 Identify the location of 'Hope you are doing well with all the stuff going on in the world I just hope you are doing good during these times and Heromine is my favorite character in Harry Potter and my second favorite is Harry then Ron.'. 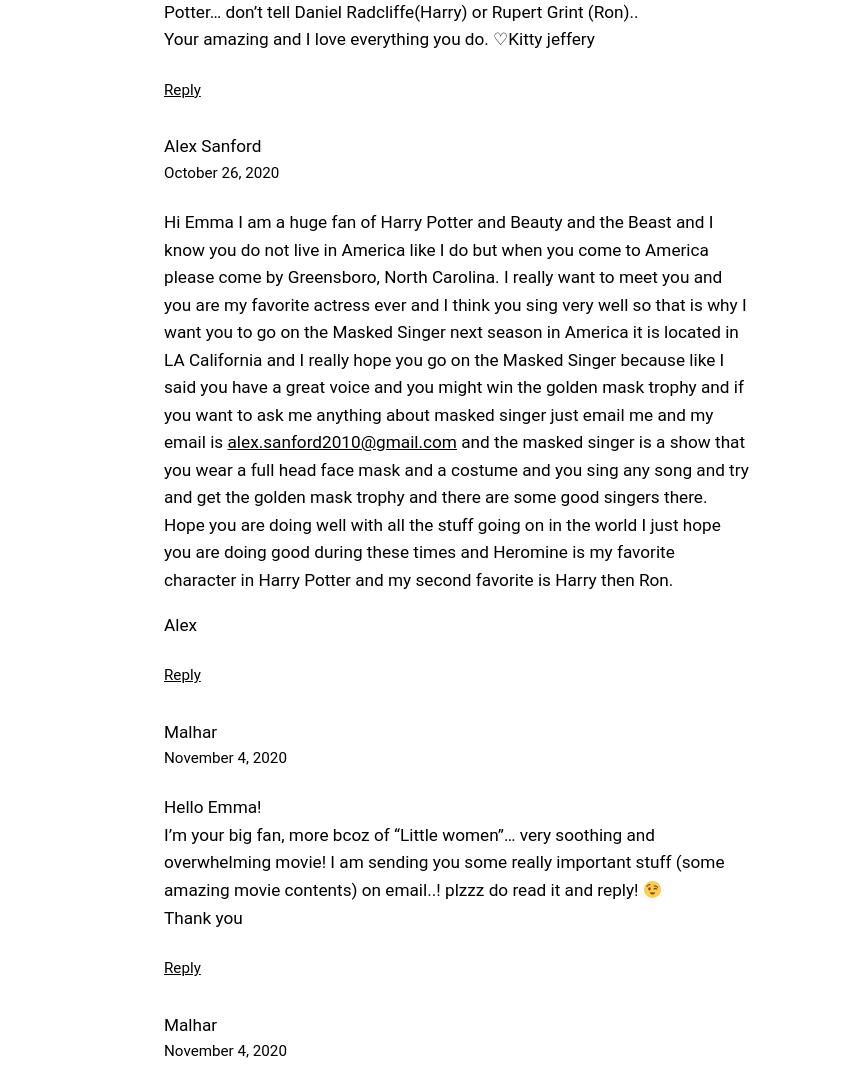
(163, 550).